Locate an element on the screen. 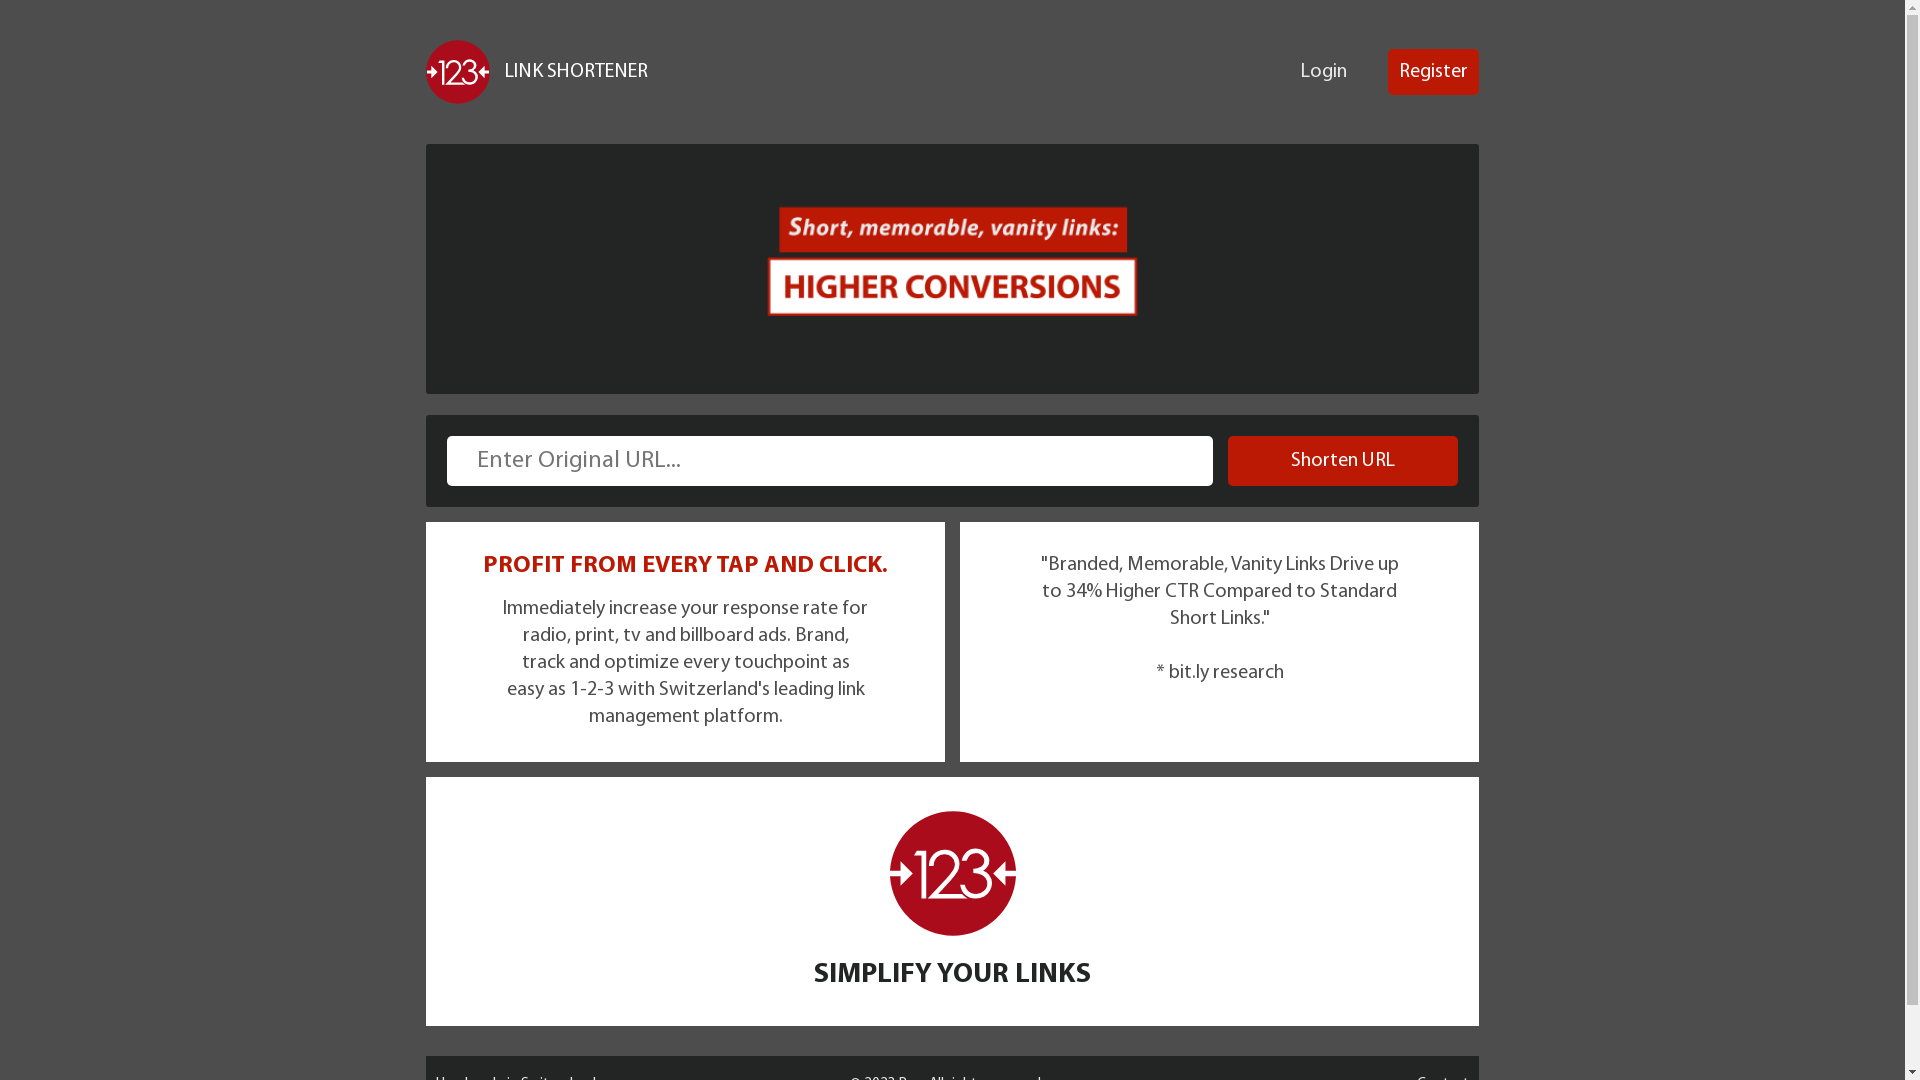 This screenshot has height=1080, width=1920. 'Login' is located at coordinates (1324, 71).